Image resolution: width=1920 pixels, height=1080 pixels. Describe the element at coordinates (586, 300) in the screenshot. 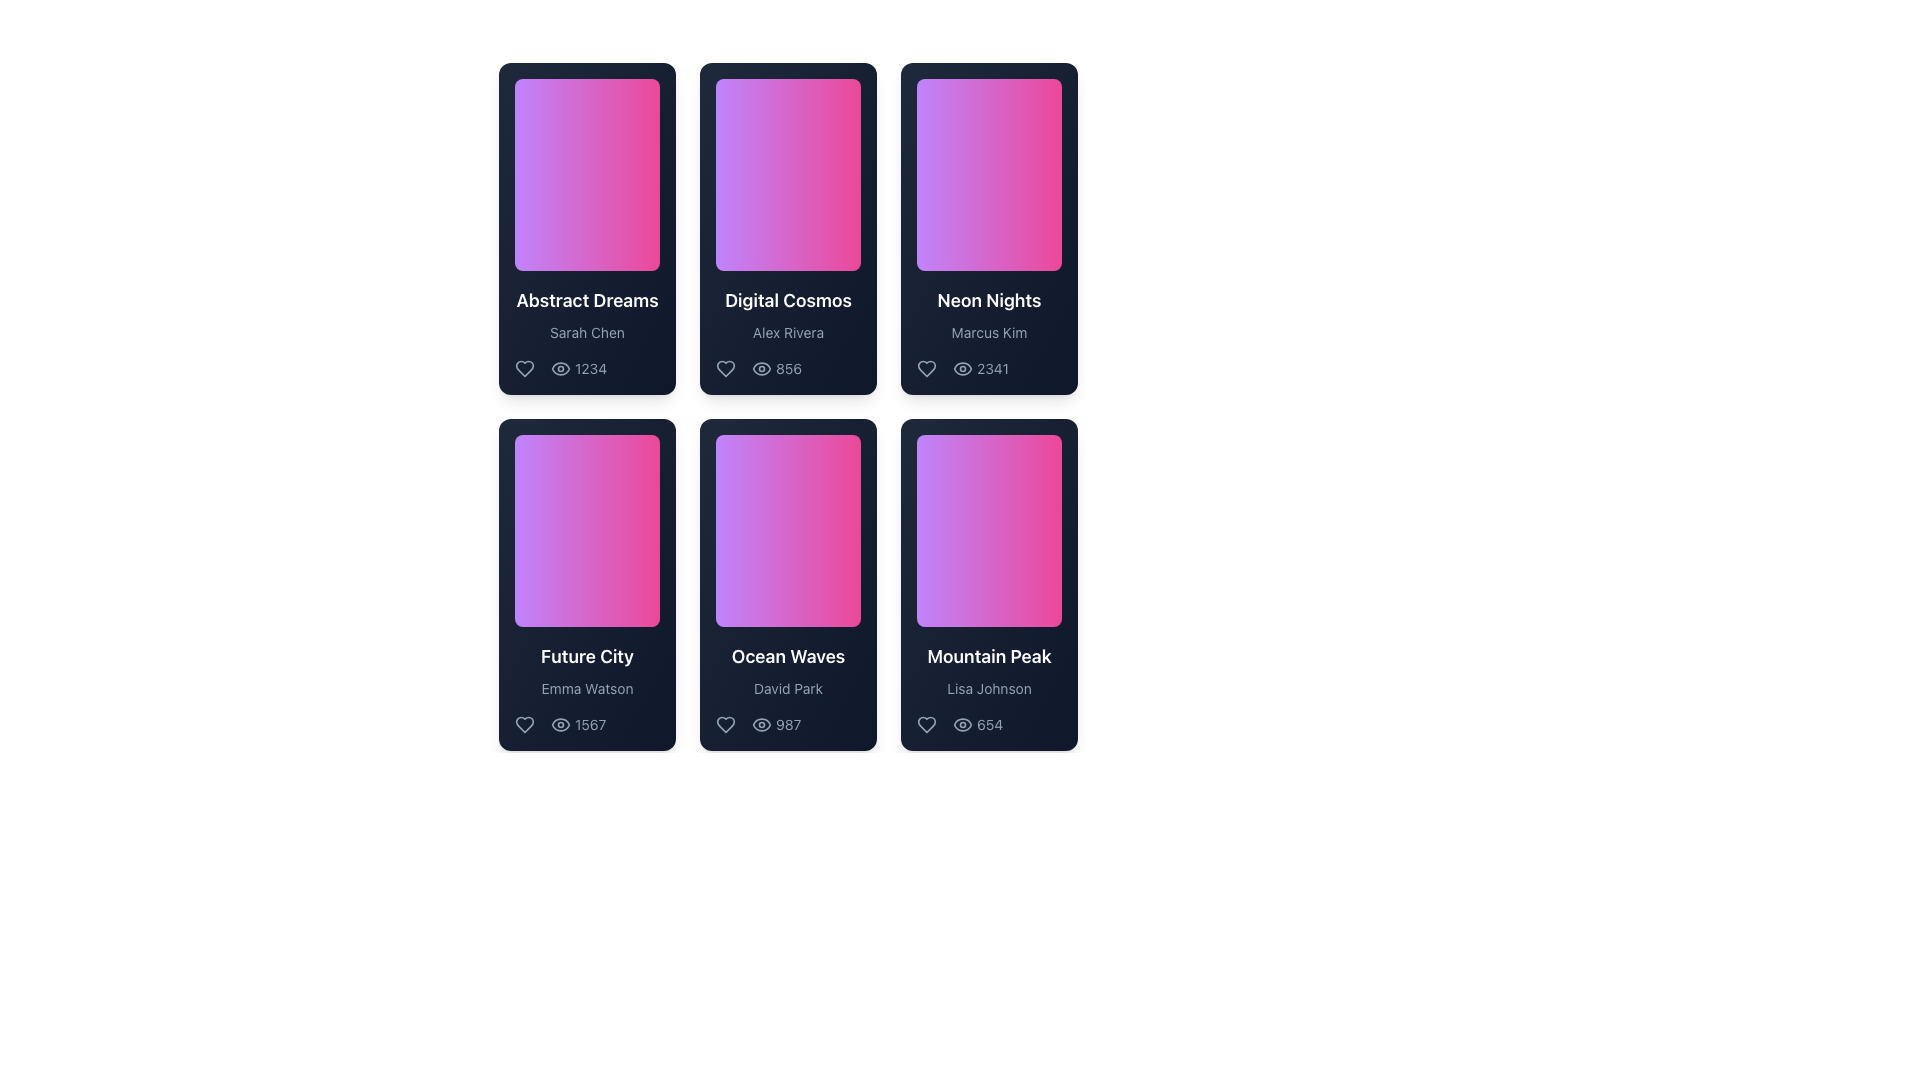

I see `the Text Label that displays the title of the associated content, located below the rectangular colored image and above the smaller text 'Sarah Chen'` at that location.